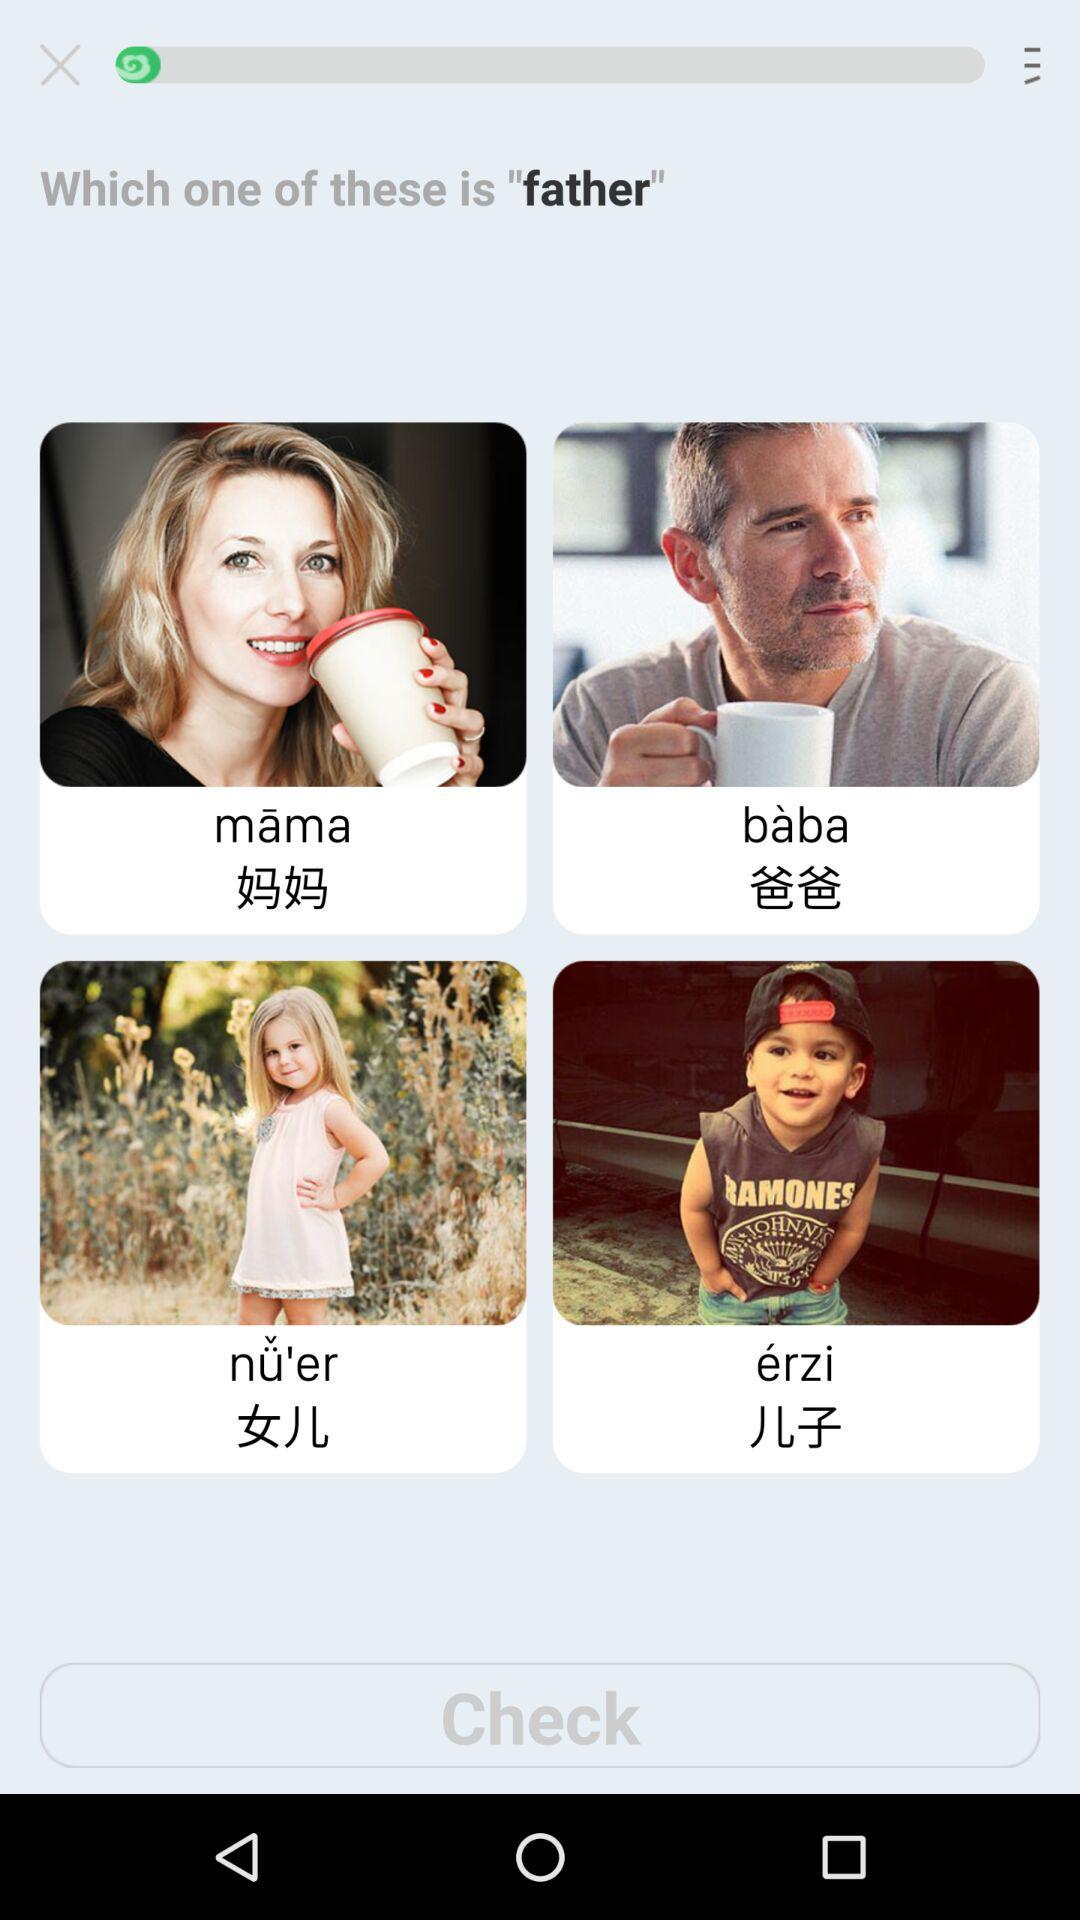 The image size is (1080, 1920). Describe the element at coordinates (67, 69) in the screenshot. I see `the close icon` at that location.